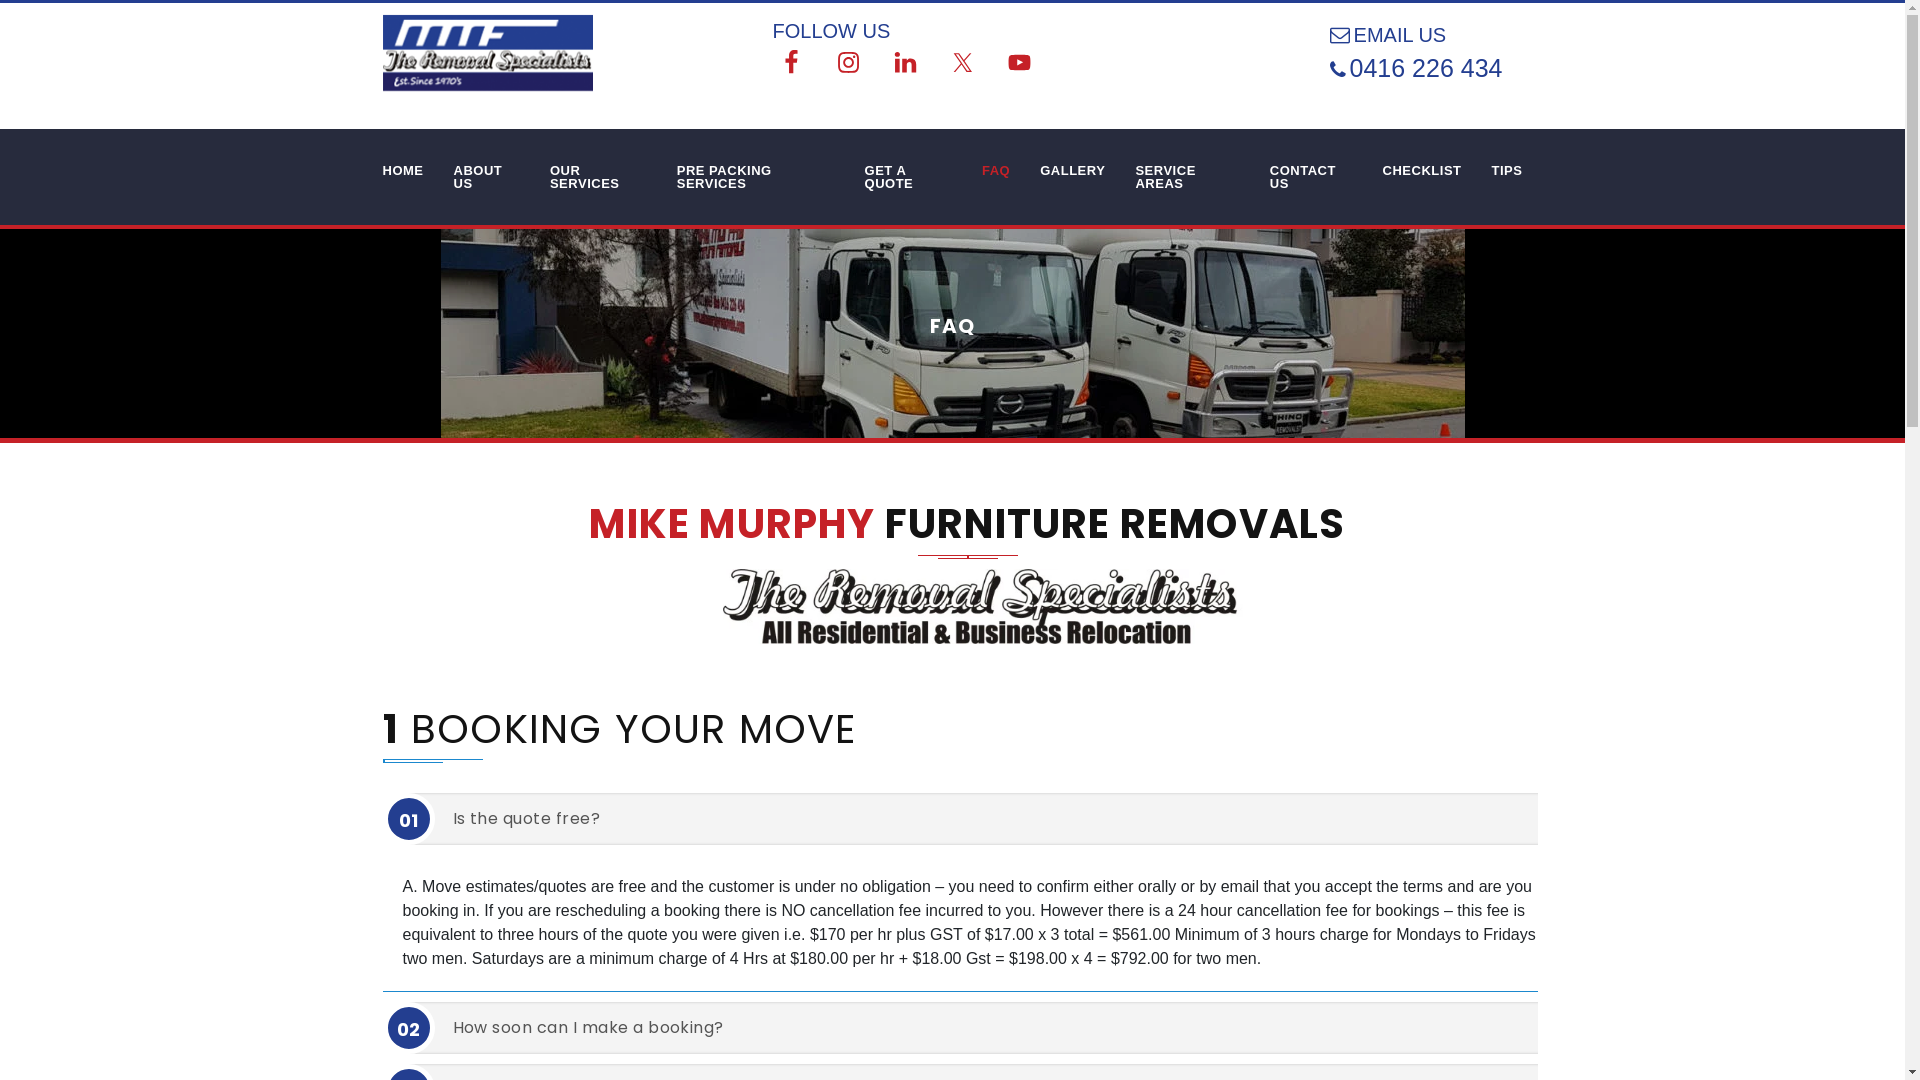 The height and width of the screenshot is (1080, 1920). Describe the element at coordinates (1421, 169) in the screenshot. I see `'CHECKLIST'` at that location.